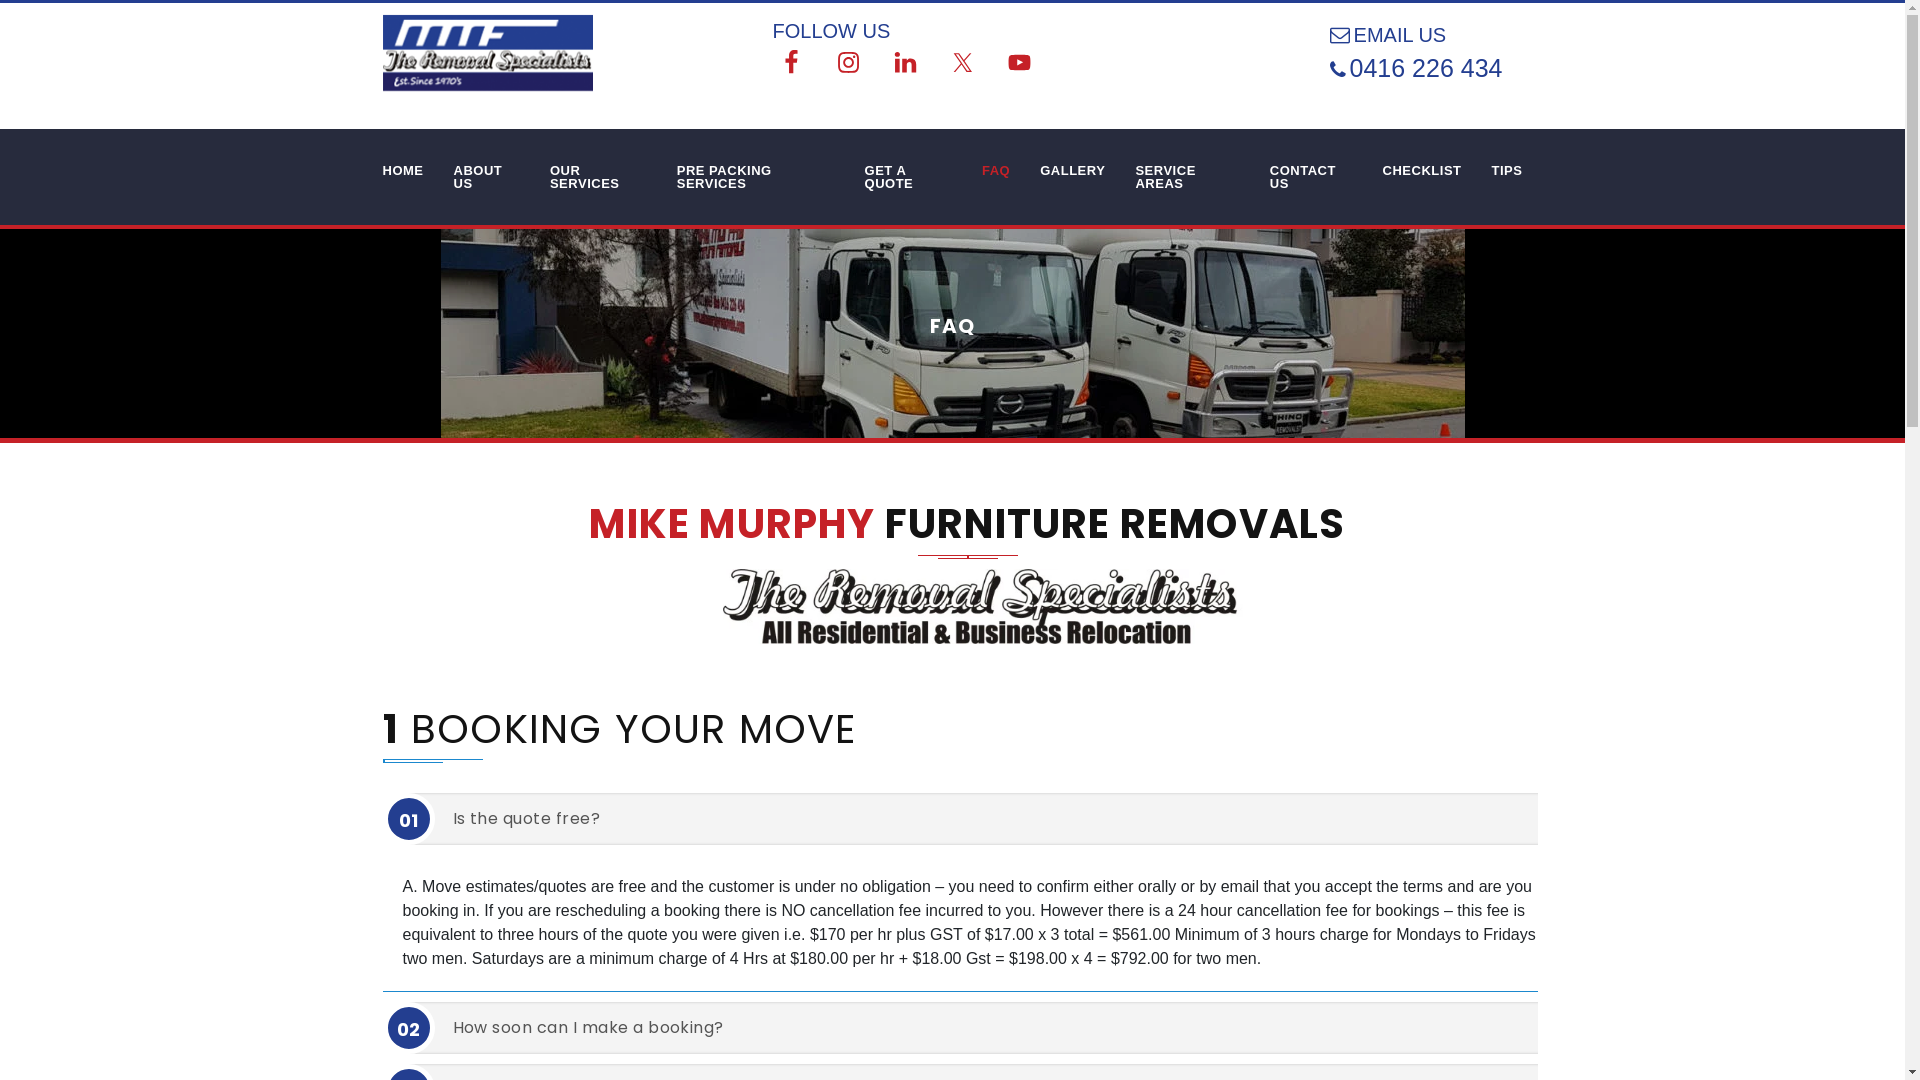 The height and width of the screenshot is (1080, 1920). Describe the element at coordinates (1421, 169) in the screenshot. I see `'CHECKLIST'` at that location.